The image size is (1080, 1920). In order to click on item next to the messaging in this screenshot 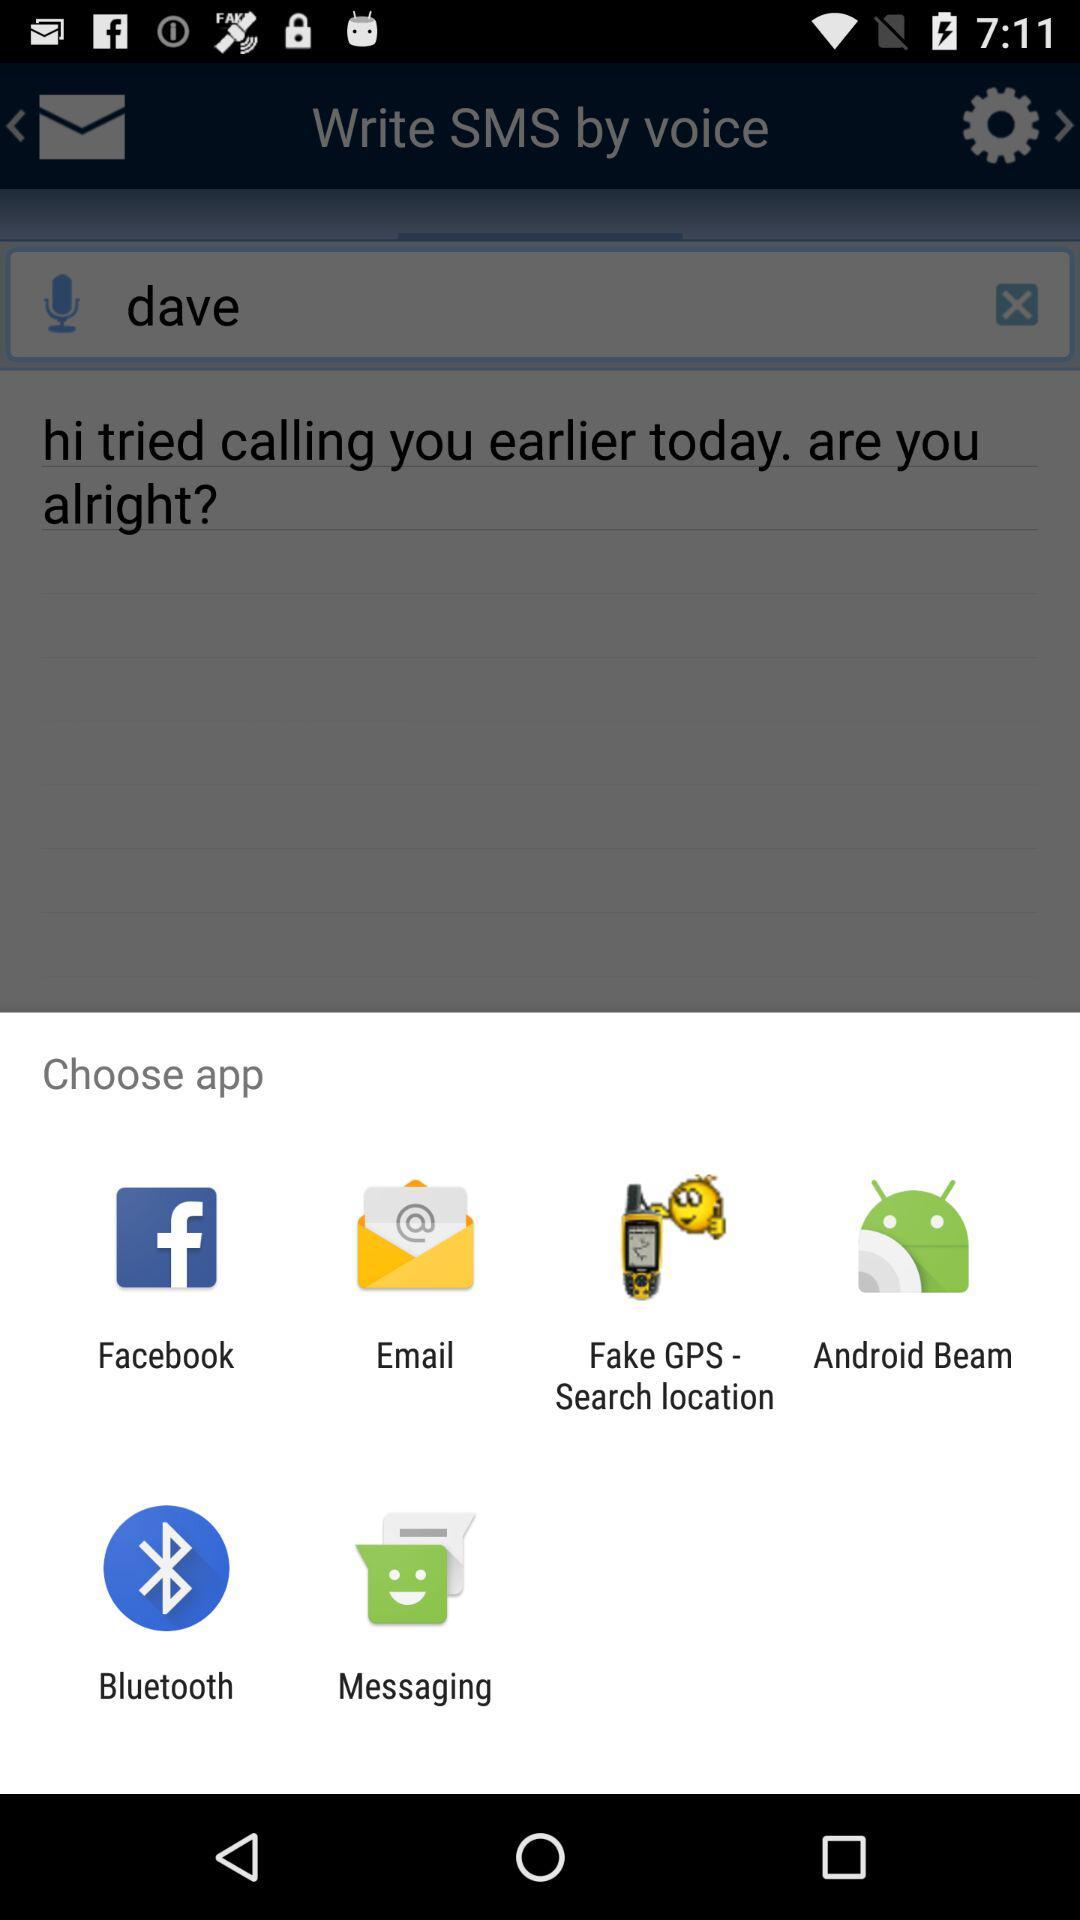, I will do `click(165, 1705)`.